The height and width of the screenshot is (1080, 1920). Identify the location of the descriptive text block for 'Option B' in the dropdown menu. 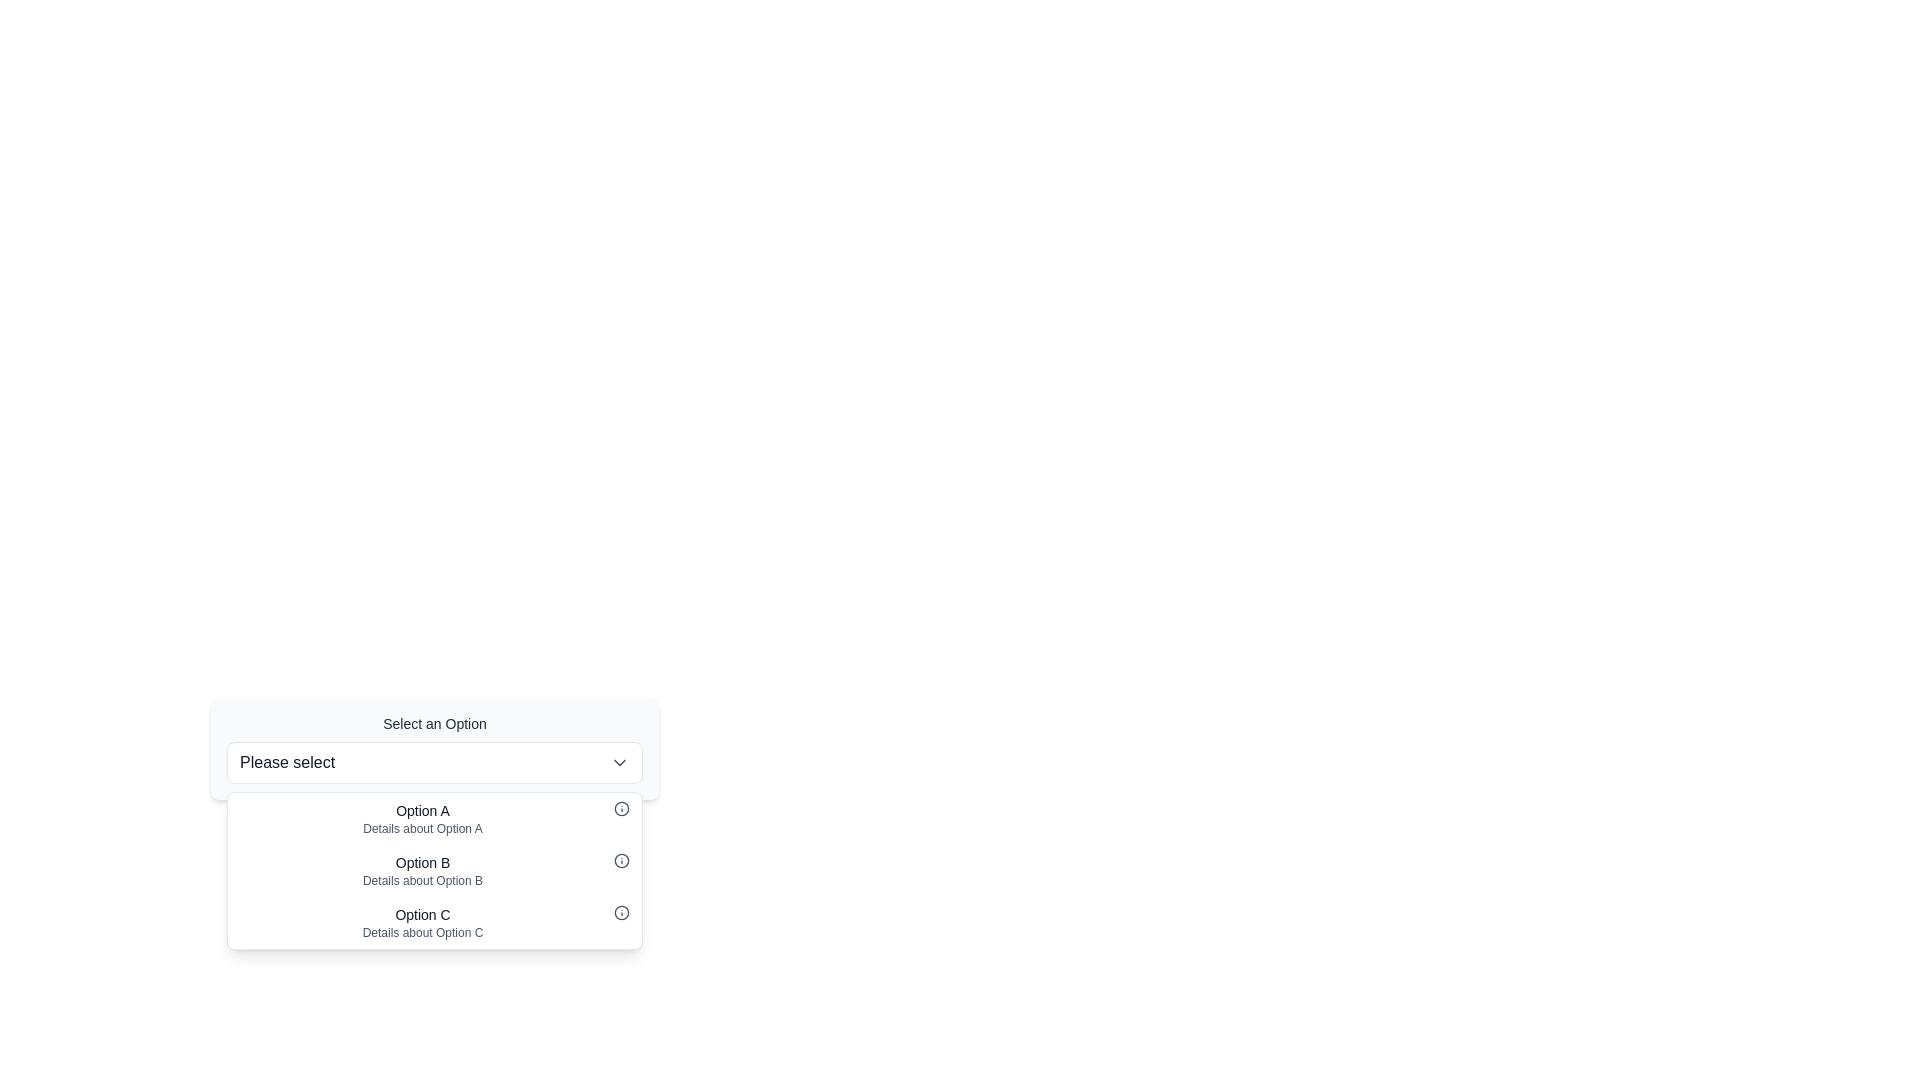
(421, 870).